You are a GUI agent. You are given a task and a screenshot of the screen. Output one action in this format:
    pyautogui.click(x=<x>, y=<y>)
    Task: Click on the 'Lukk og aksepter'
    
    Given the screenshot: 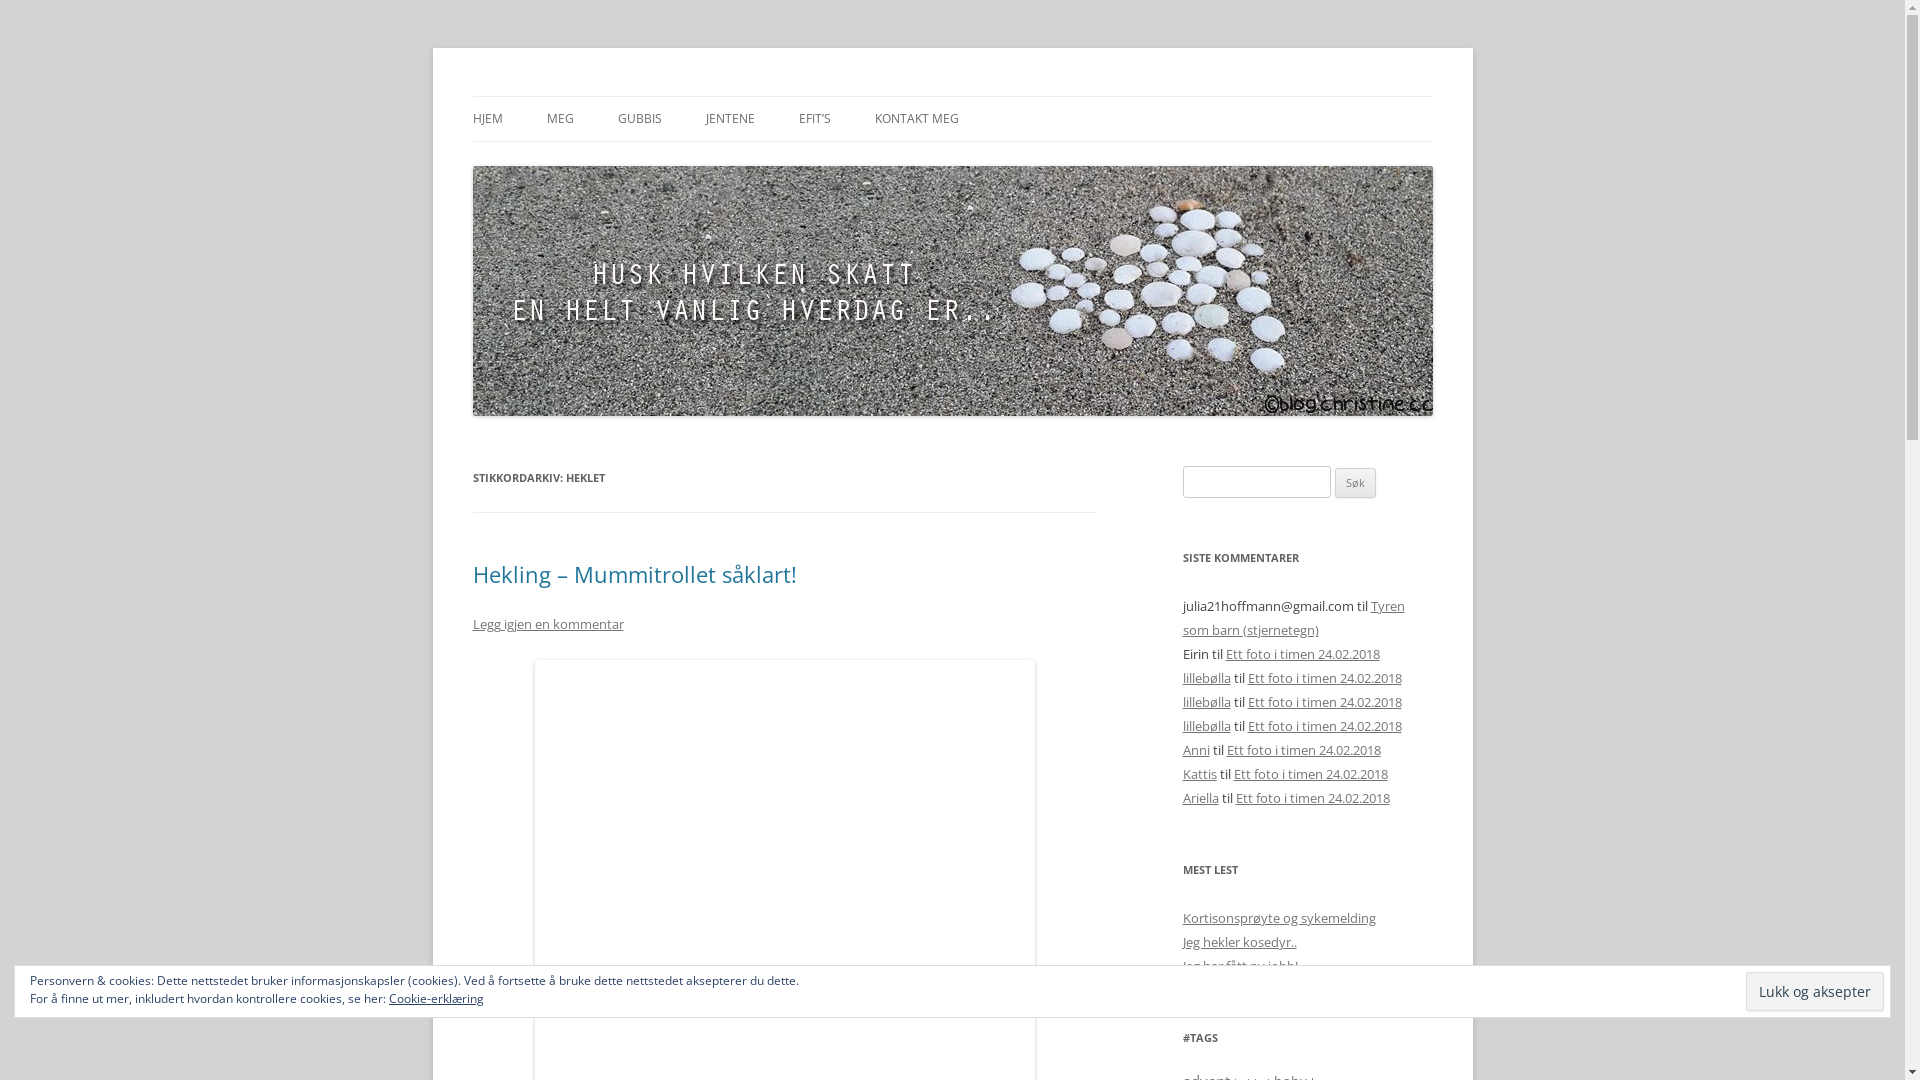 What is the action you would take?
    pyautogui.click(x=1814, y=991)
    